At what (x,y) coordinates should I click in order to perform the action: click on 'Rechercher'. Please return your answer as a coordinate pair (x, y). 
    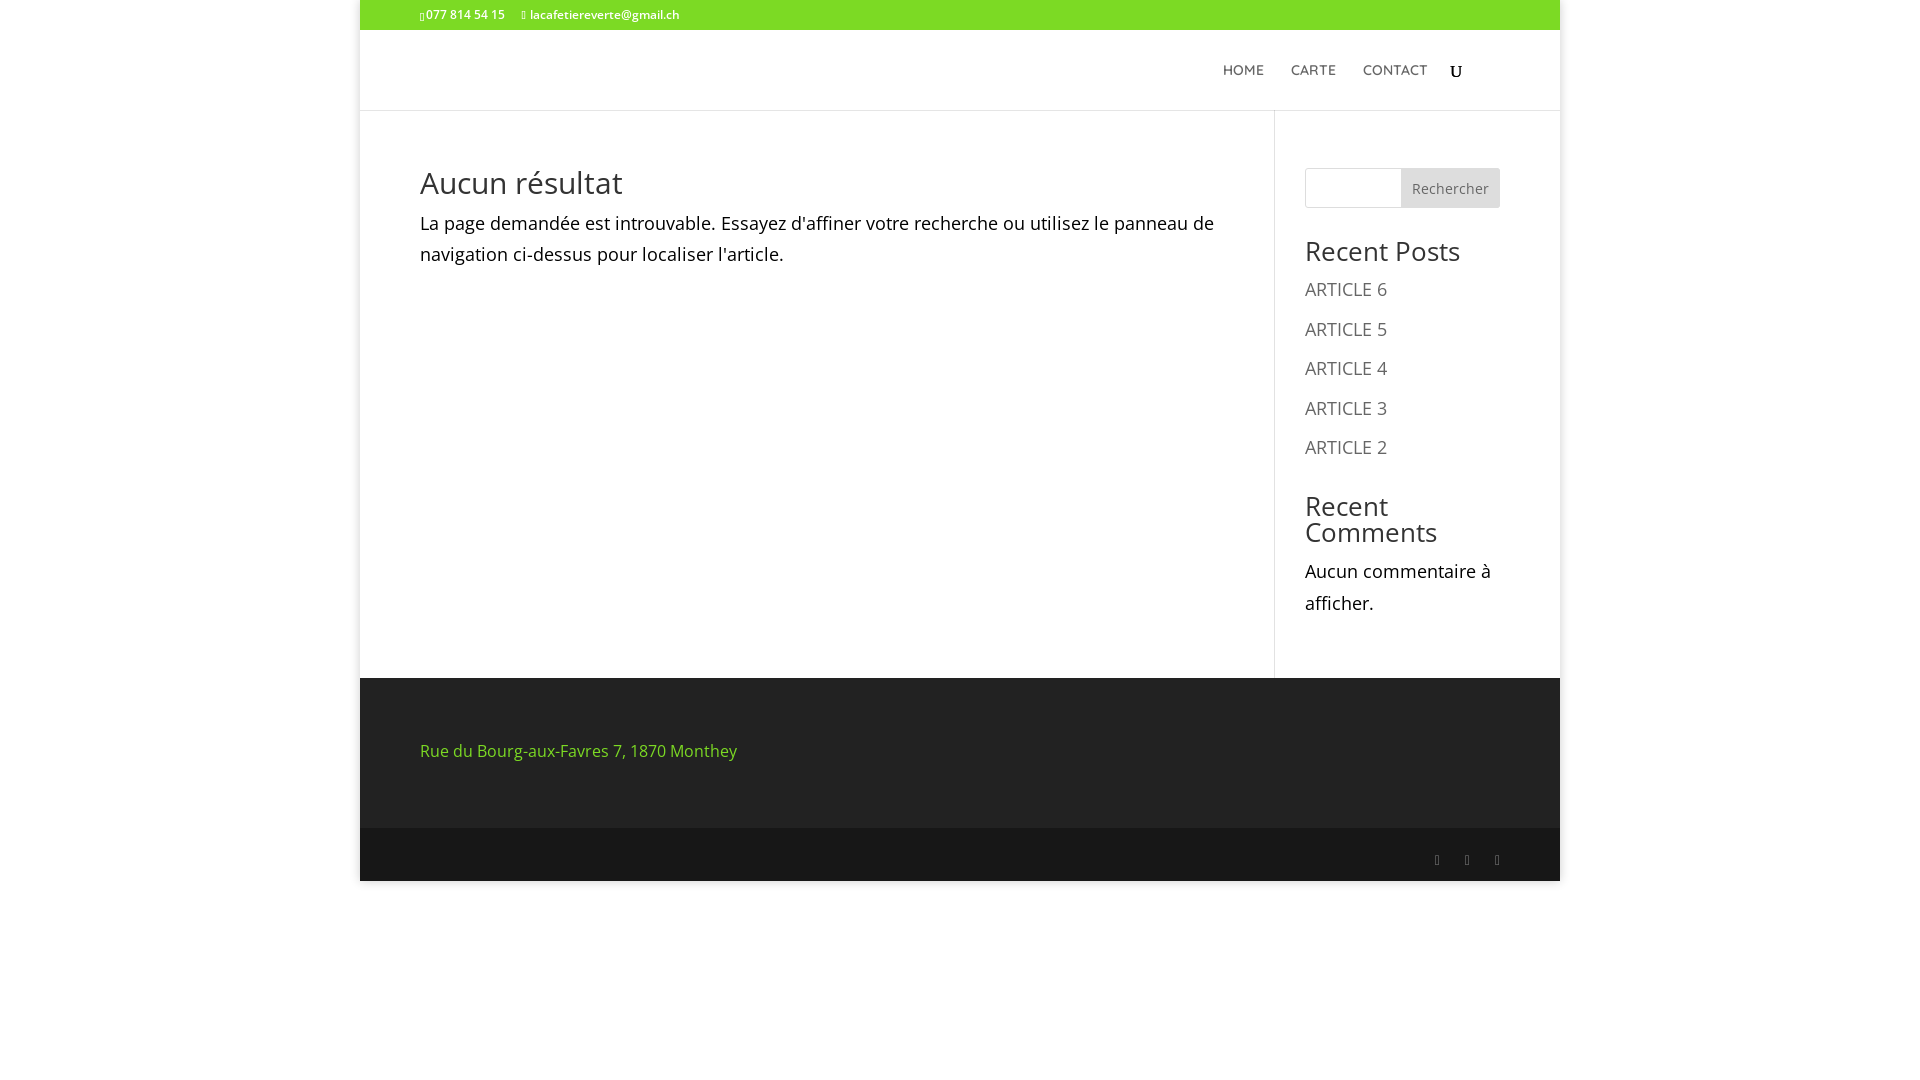
    Looking at the image, I should click on (1450, 188).